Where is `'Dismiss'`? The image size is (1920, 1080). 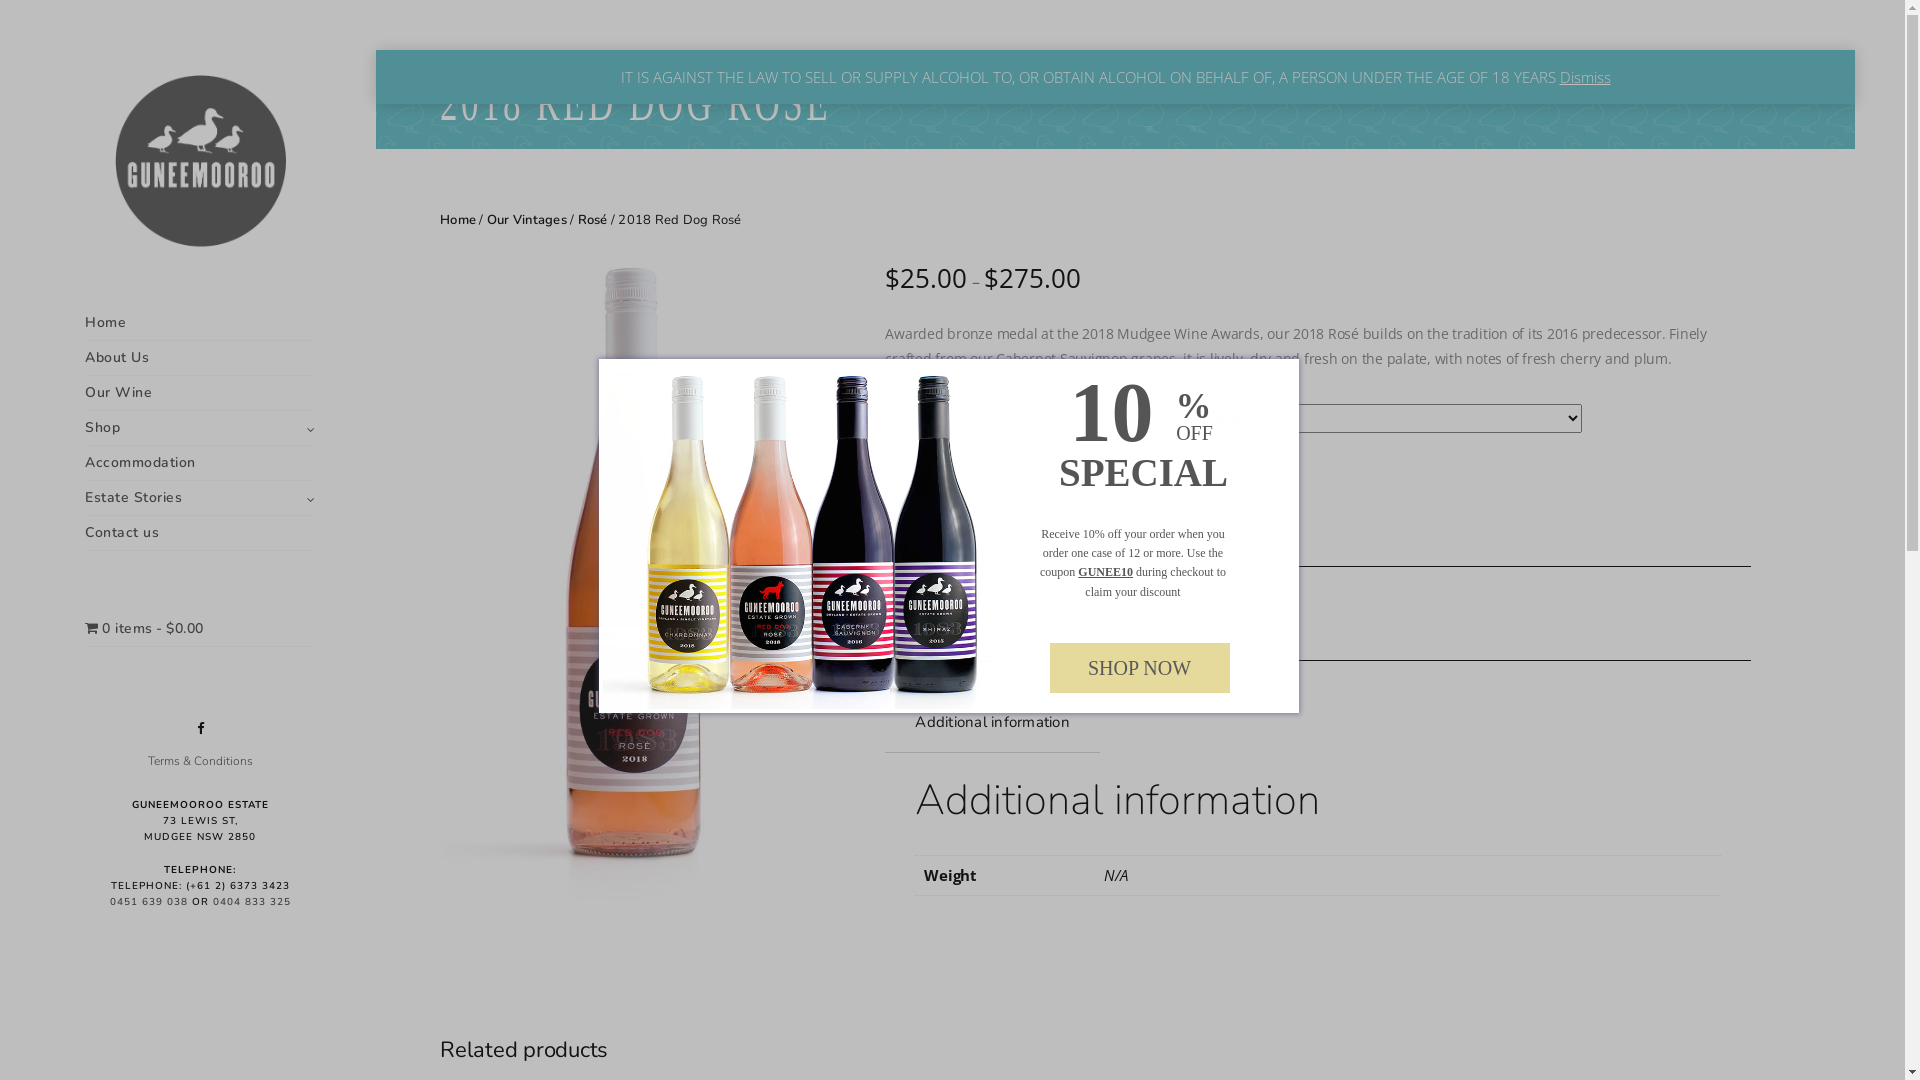 'Dismiss' is located at coordinates (1584, 76).